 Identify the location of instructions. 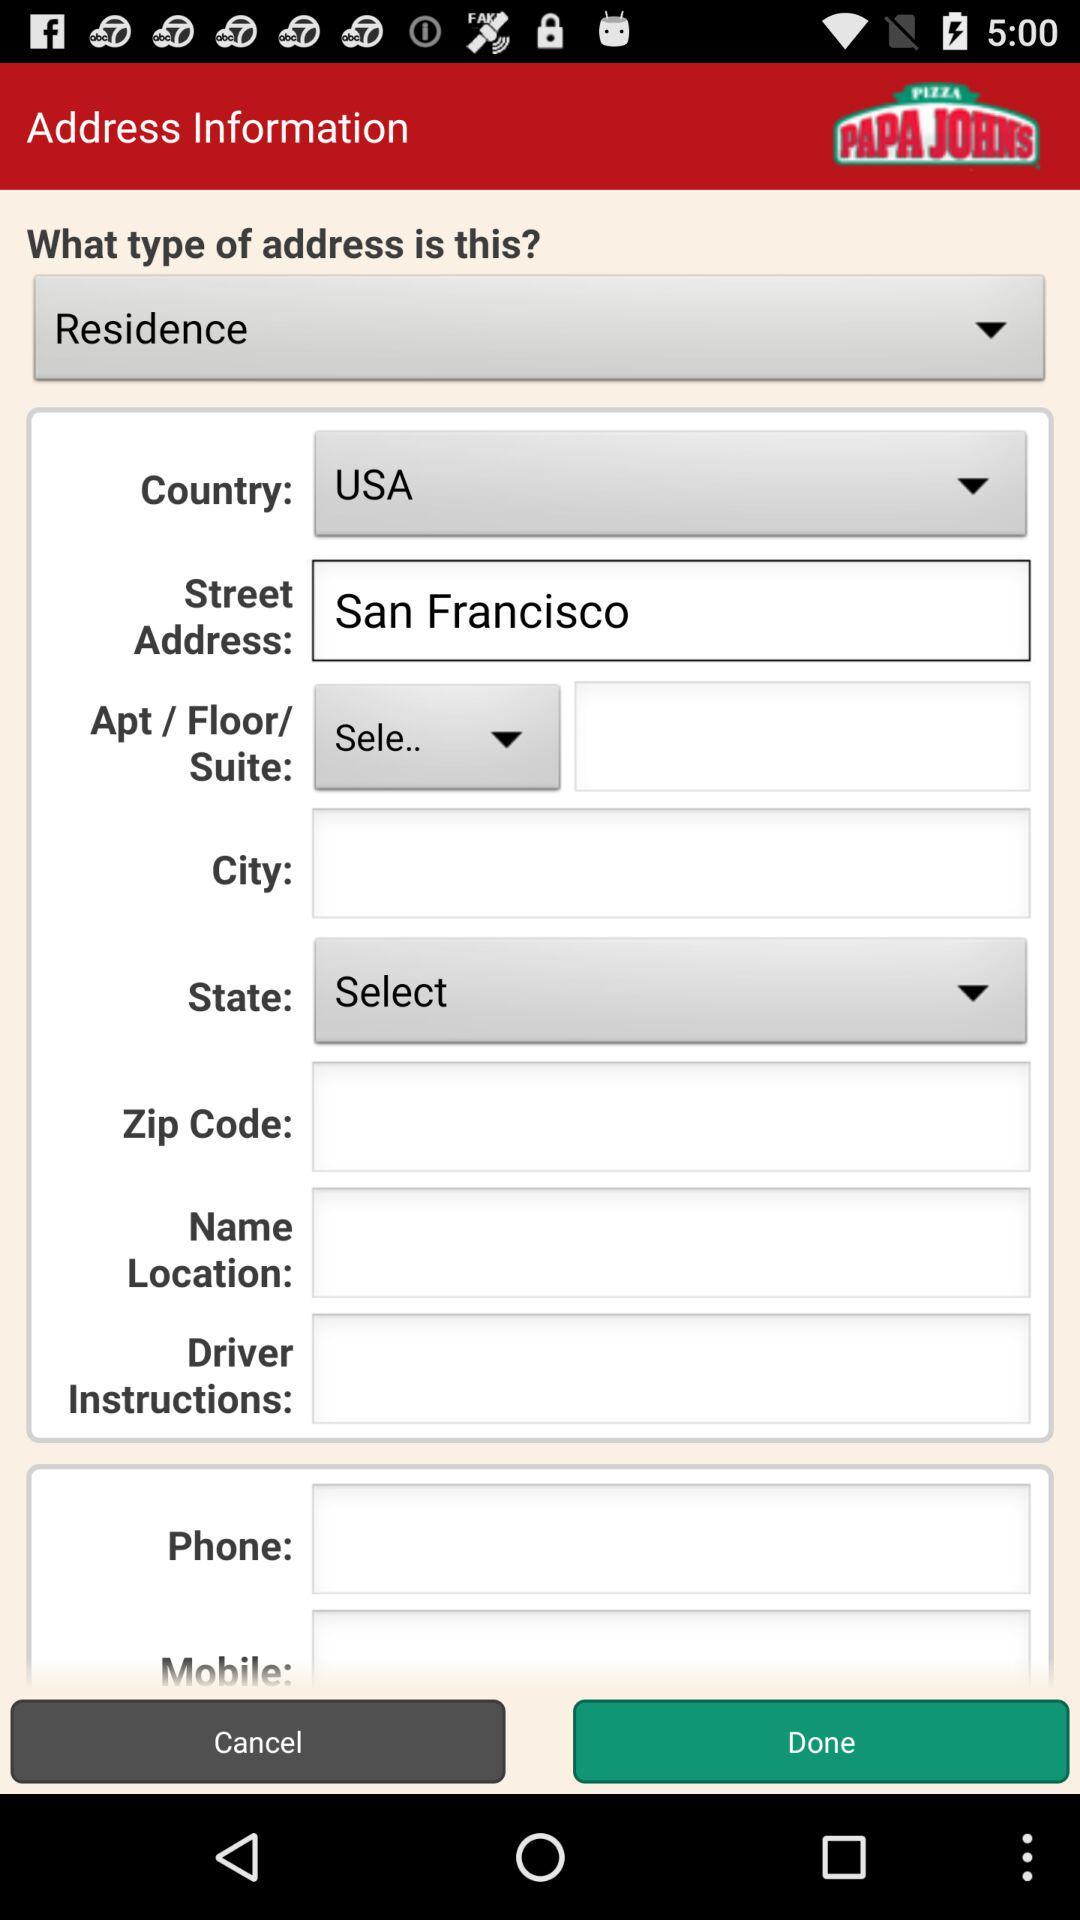
(671, 1373).